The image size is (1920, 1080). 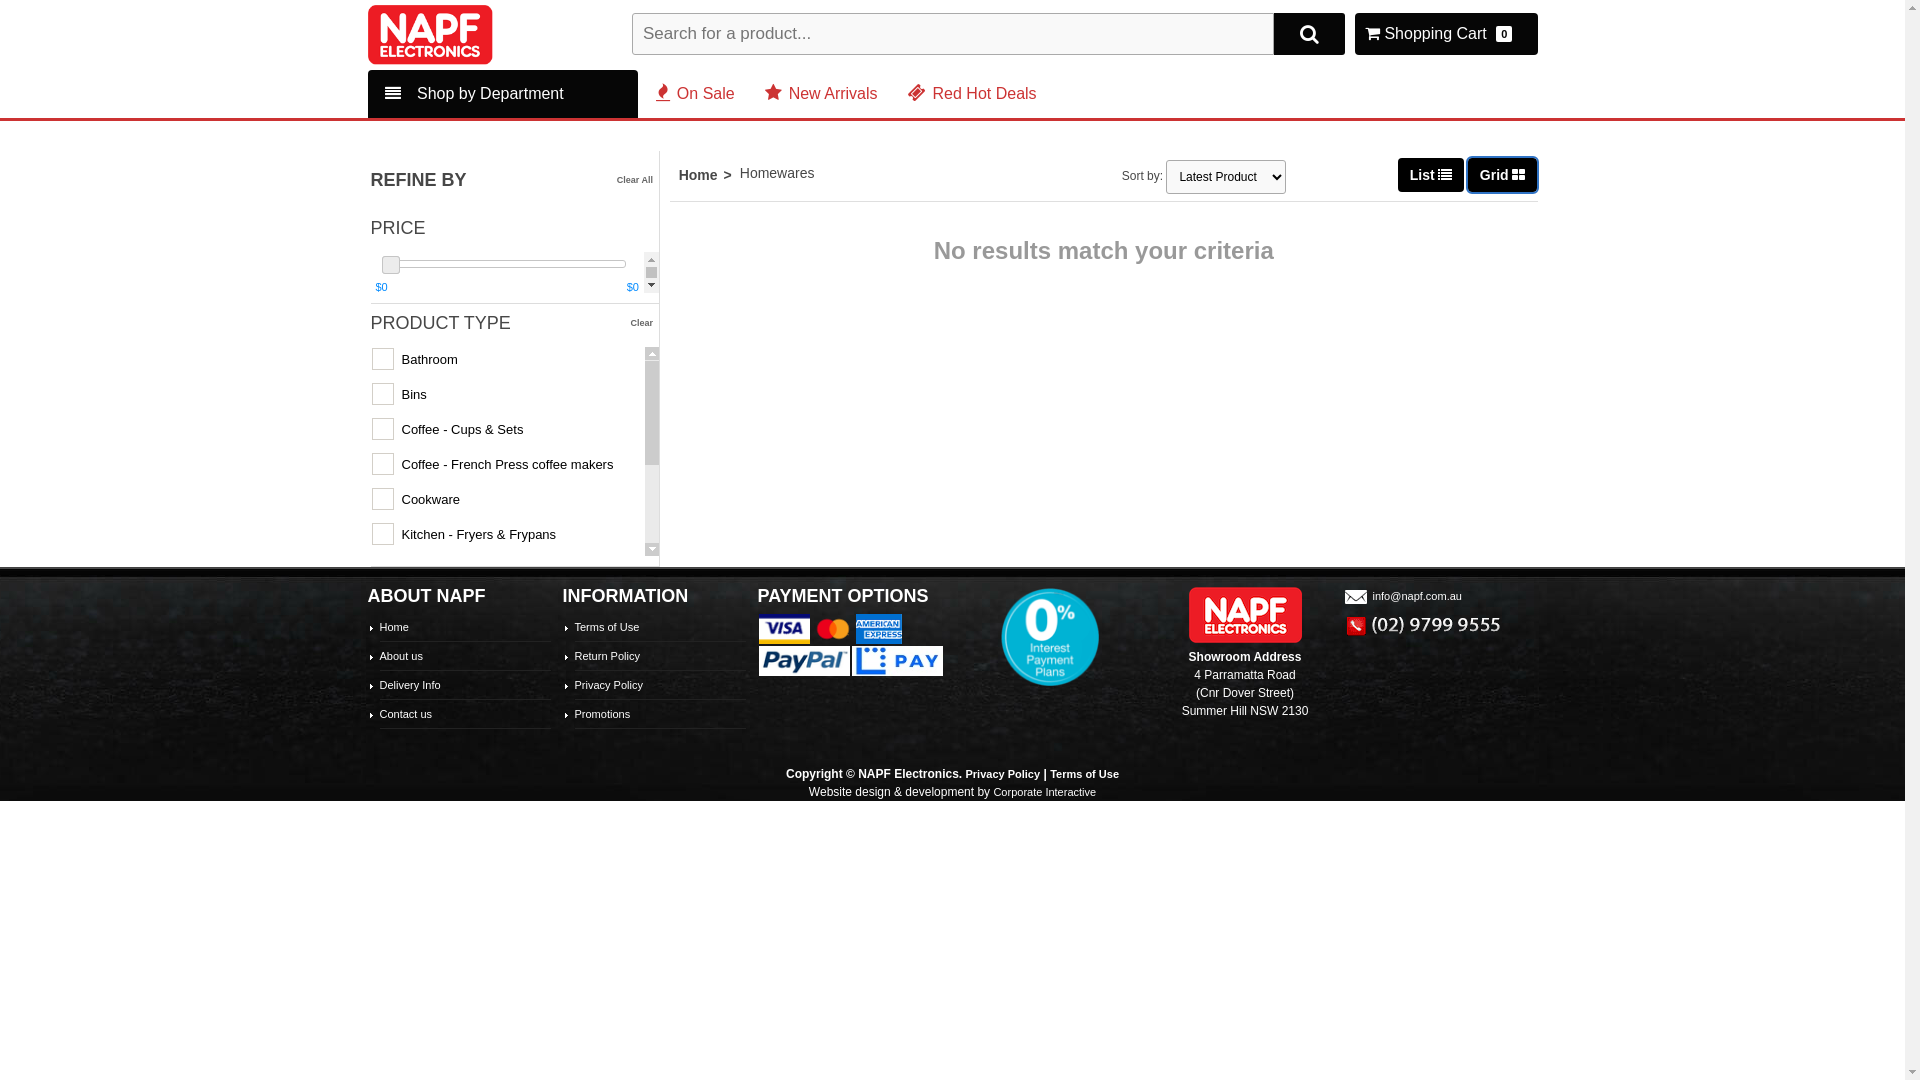 I want to click on 'info@napf.com.au', so click(x=1400, y=595).